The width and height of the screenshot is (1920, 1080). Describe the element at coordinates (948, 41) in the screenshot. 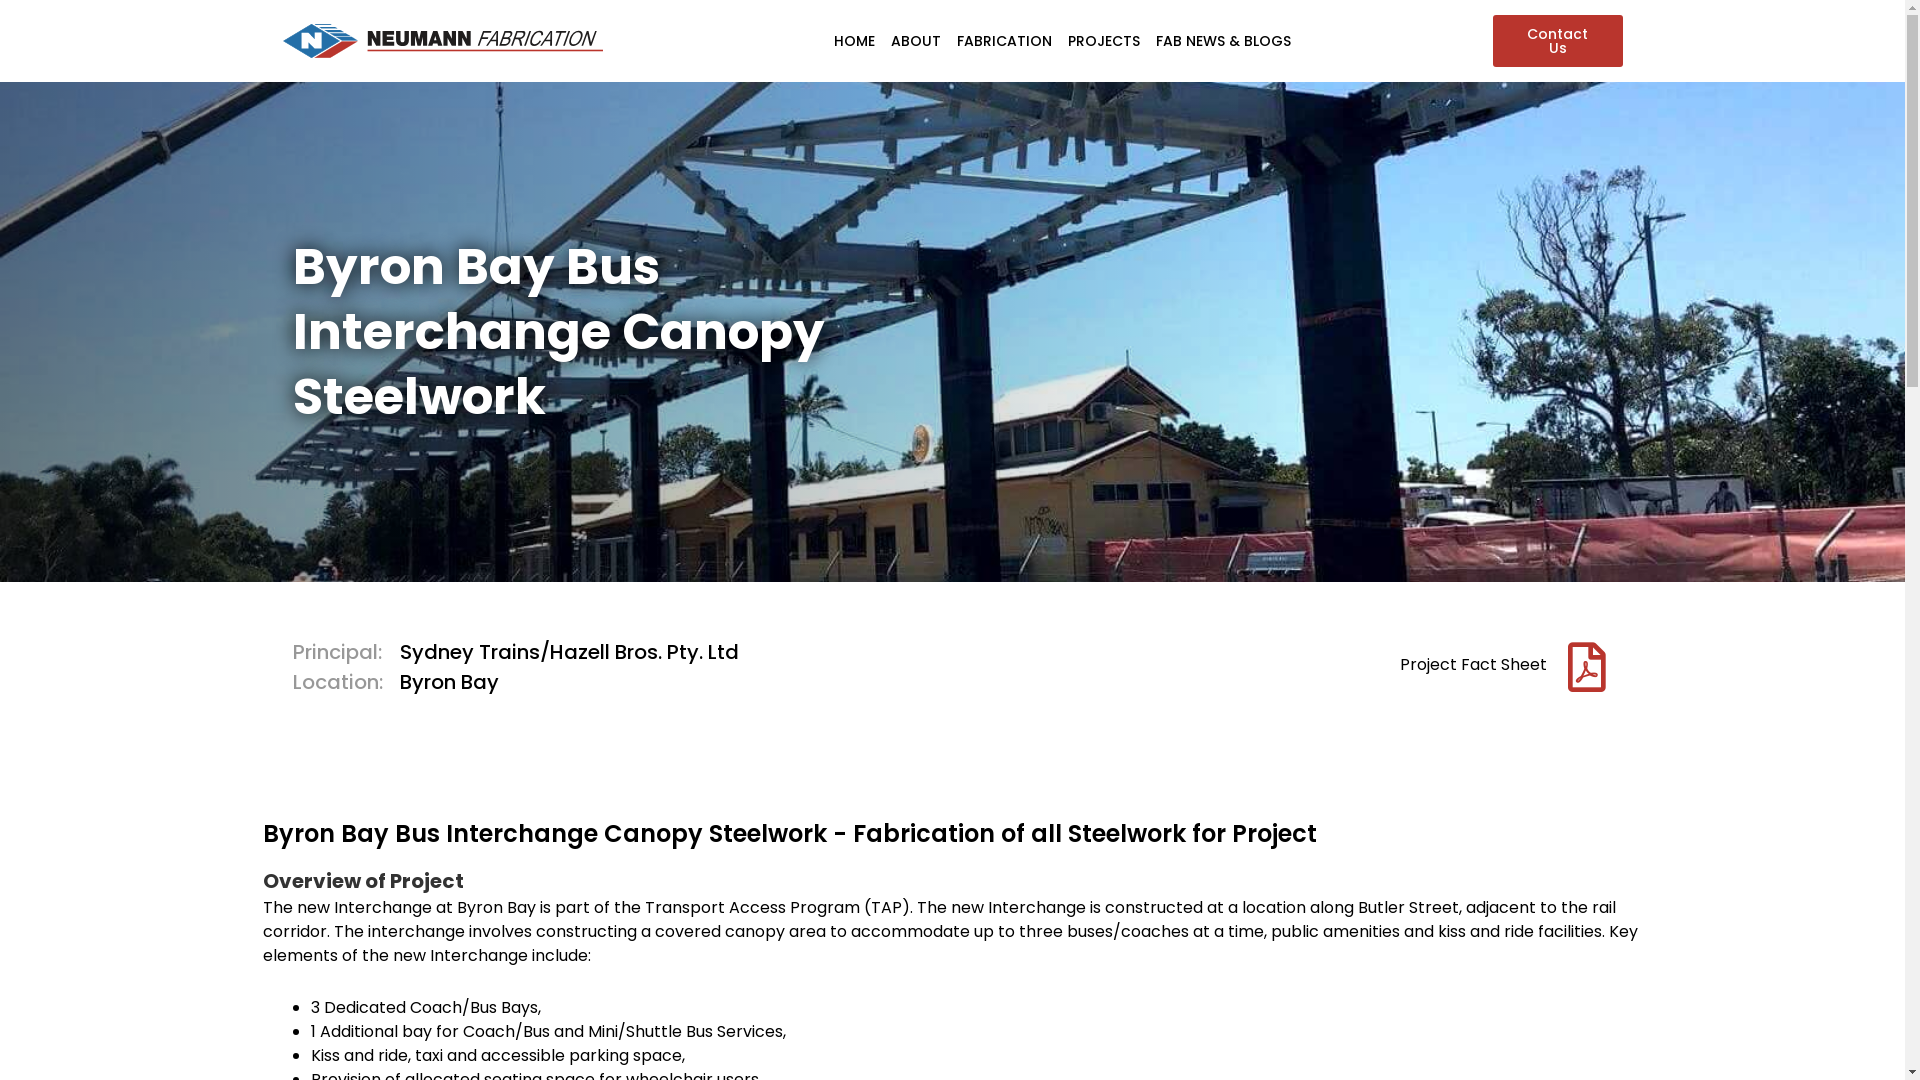

I see `'FABRICATION'` at that location.